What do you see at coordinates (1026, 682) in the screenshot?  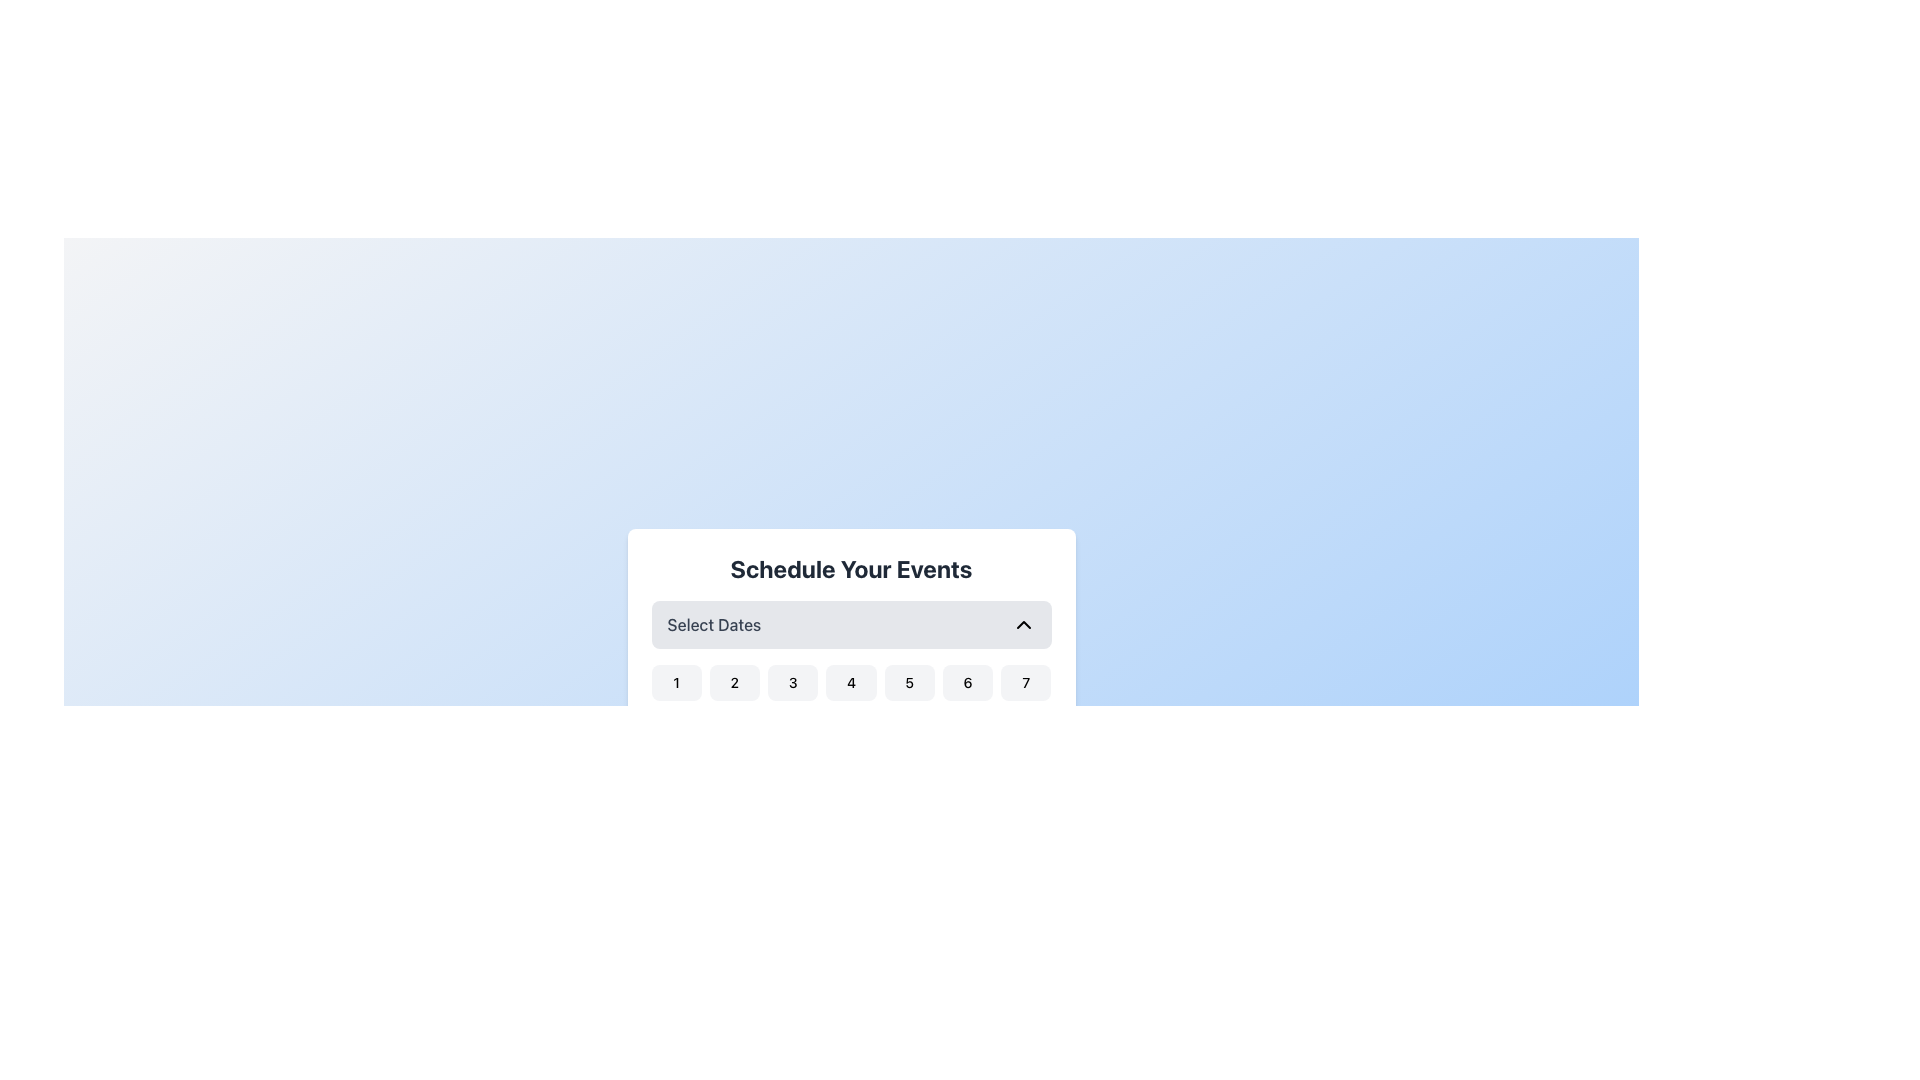 I see `the button representing the selectable option in the first row and seventh column of the grid` at bounding box center [1026, 682].